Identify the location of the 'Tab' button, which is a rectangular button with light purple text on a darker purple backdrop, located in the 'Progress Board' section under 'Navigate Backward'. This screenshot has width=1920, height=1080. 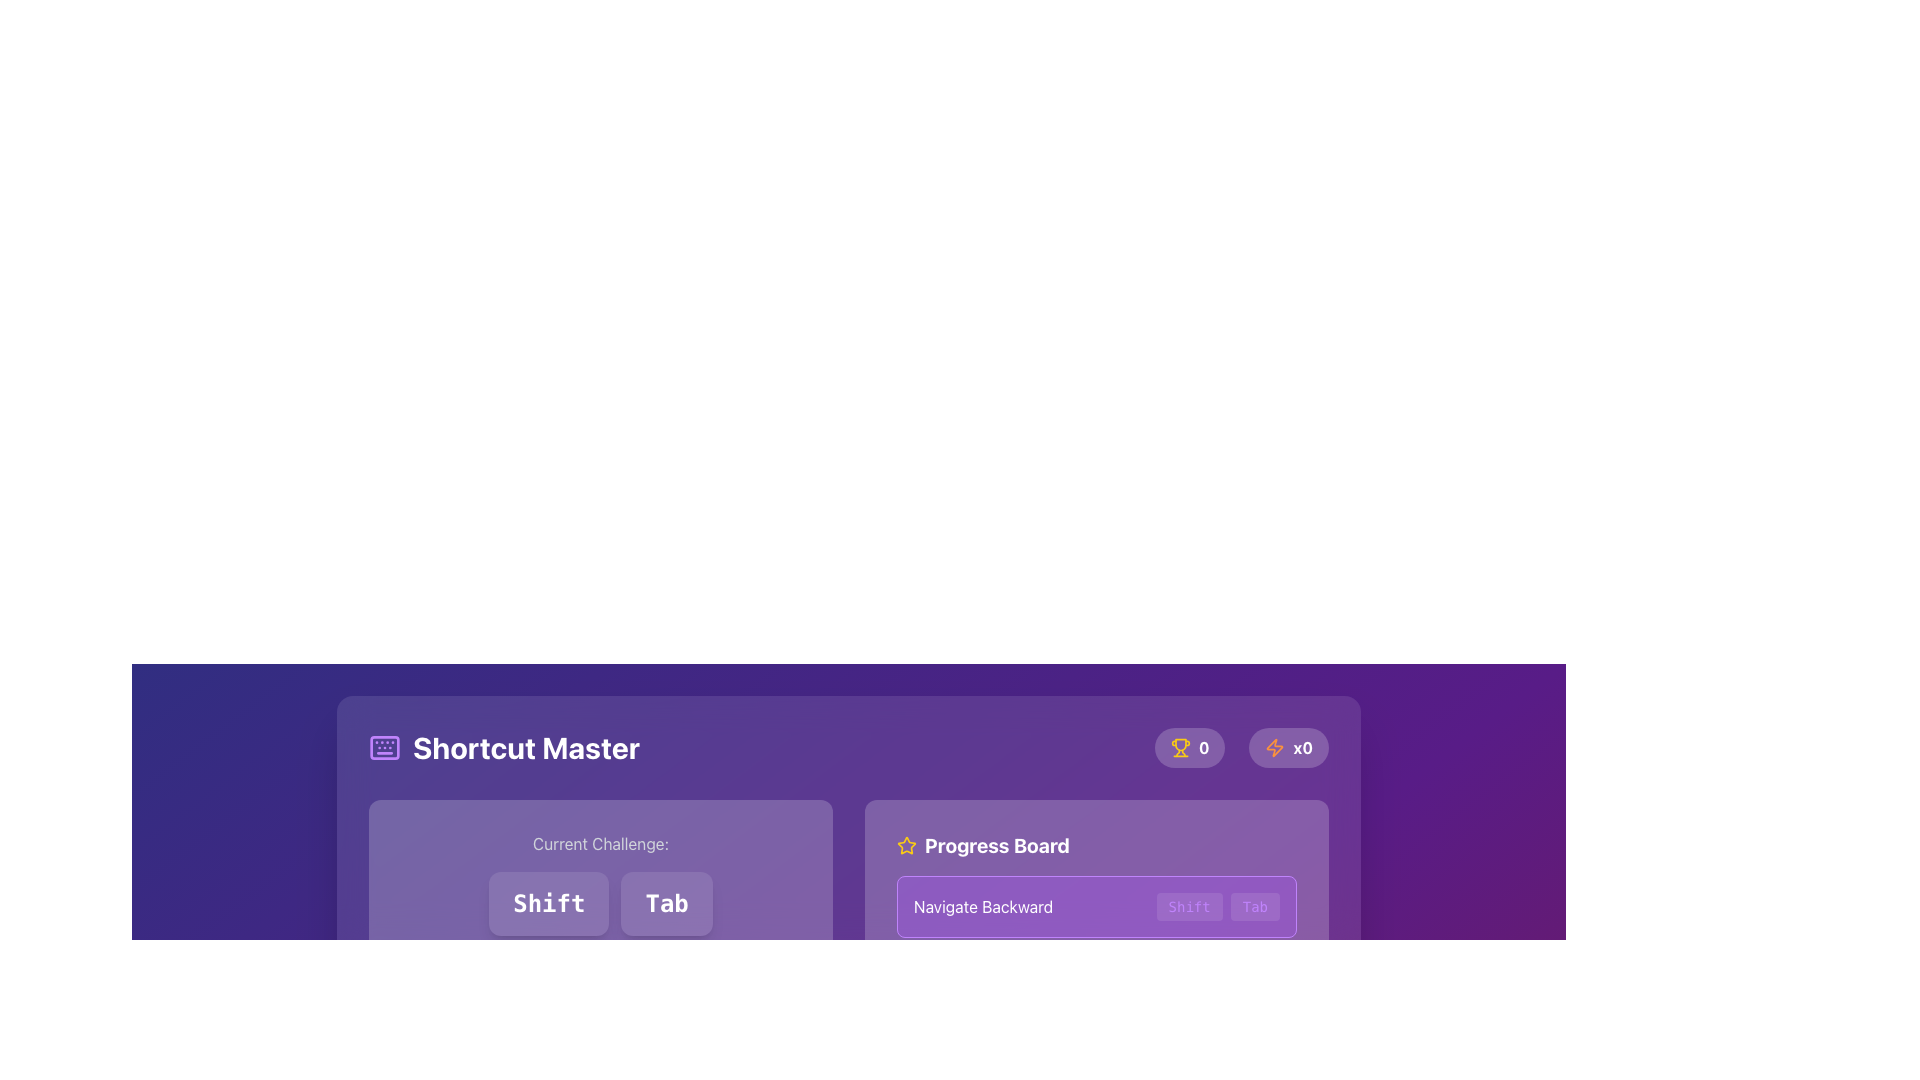
(1254, 906).